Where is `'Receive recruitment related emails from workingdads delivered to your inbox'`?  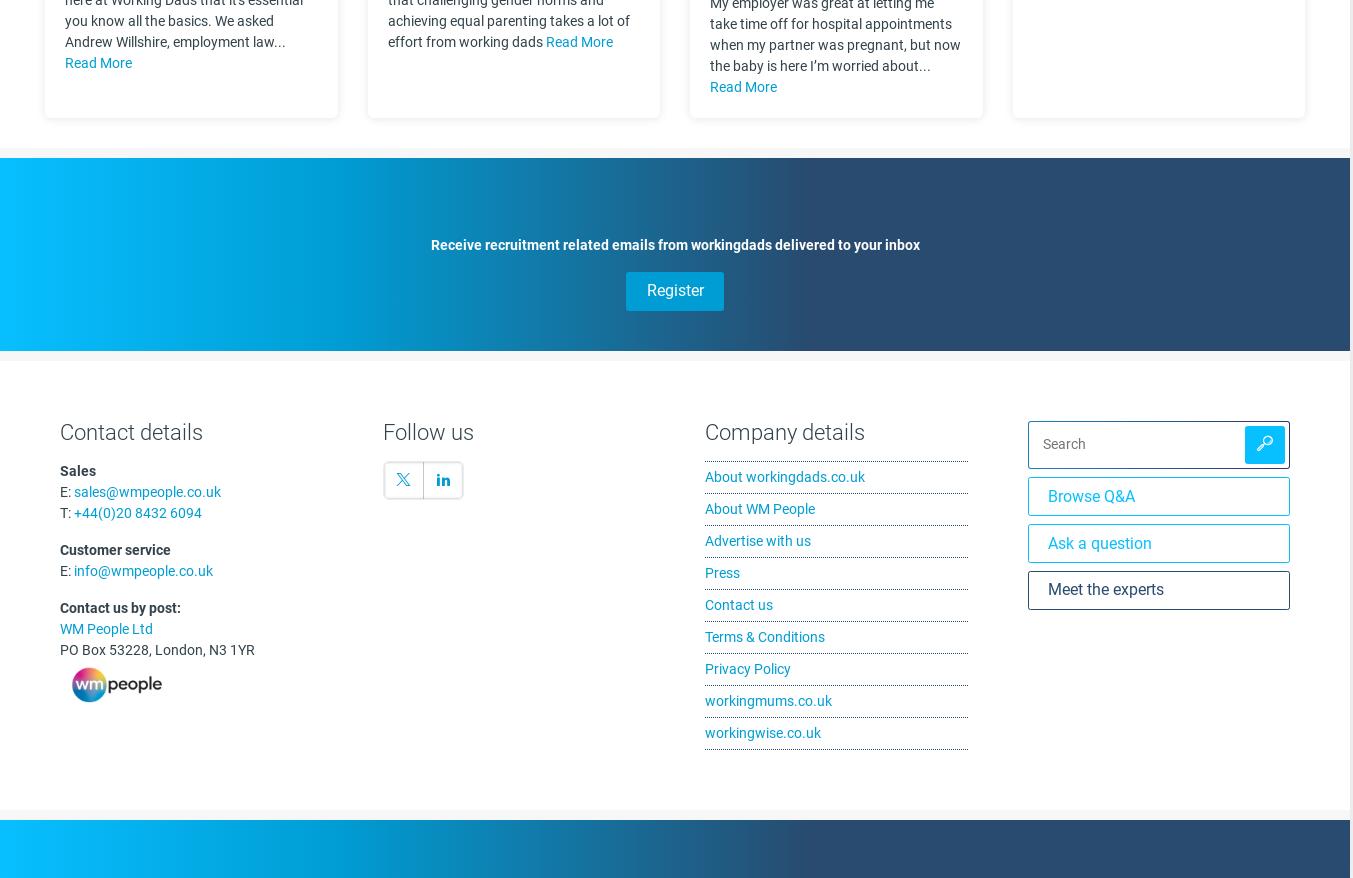
'Receive recruitment related emails from workingdads delivered to your inbox' is located at coordinates (673, 243).